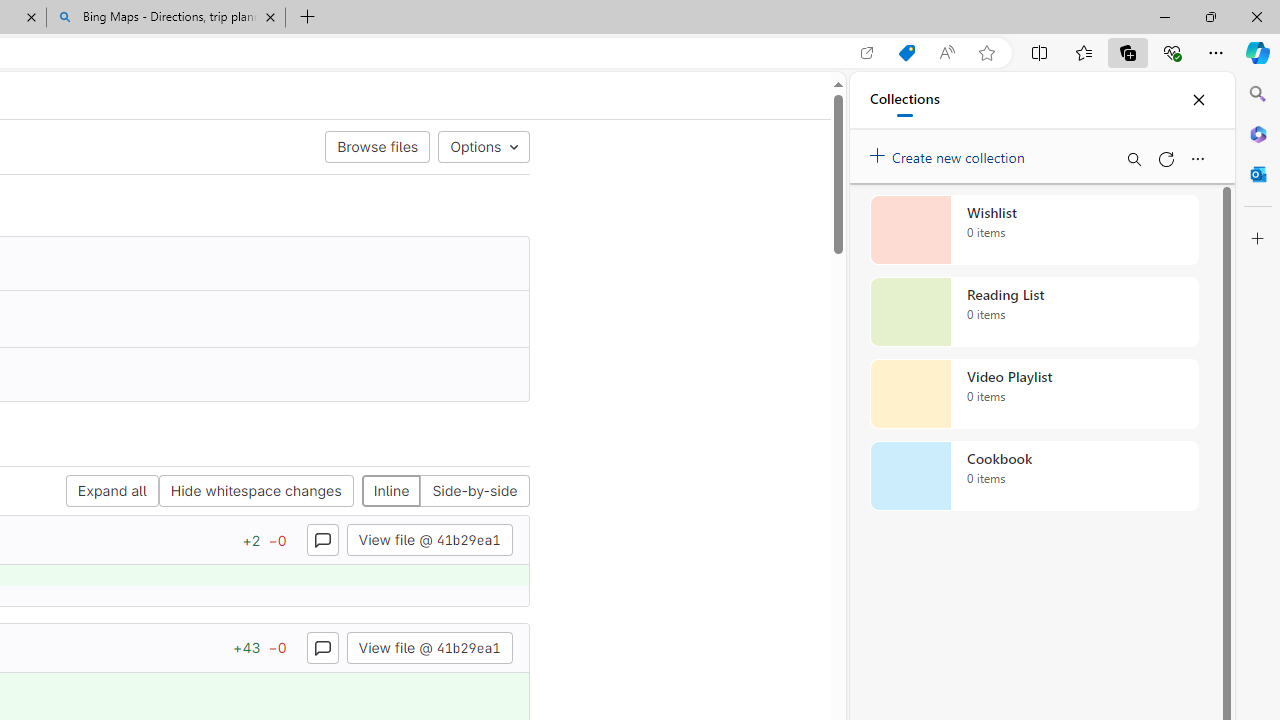  Describe the element at coordinates (1197, 158) in the screenshot. I see `'More options menu'` at that location.